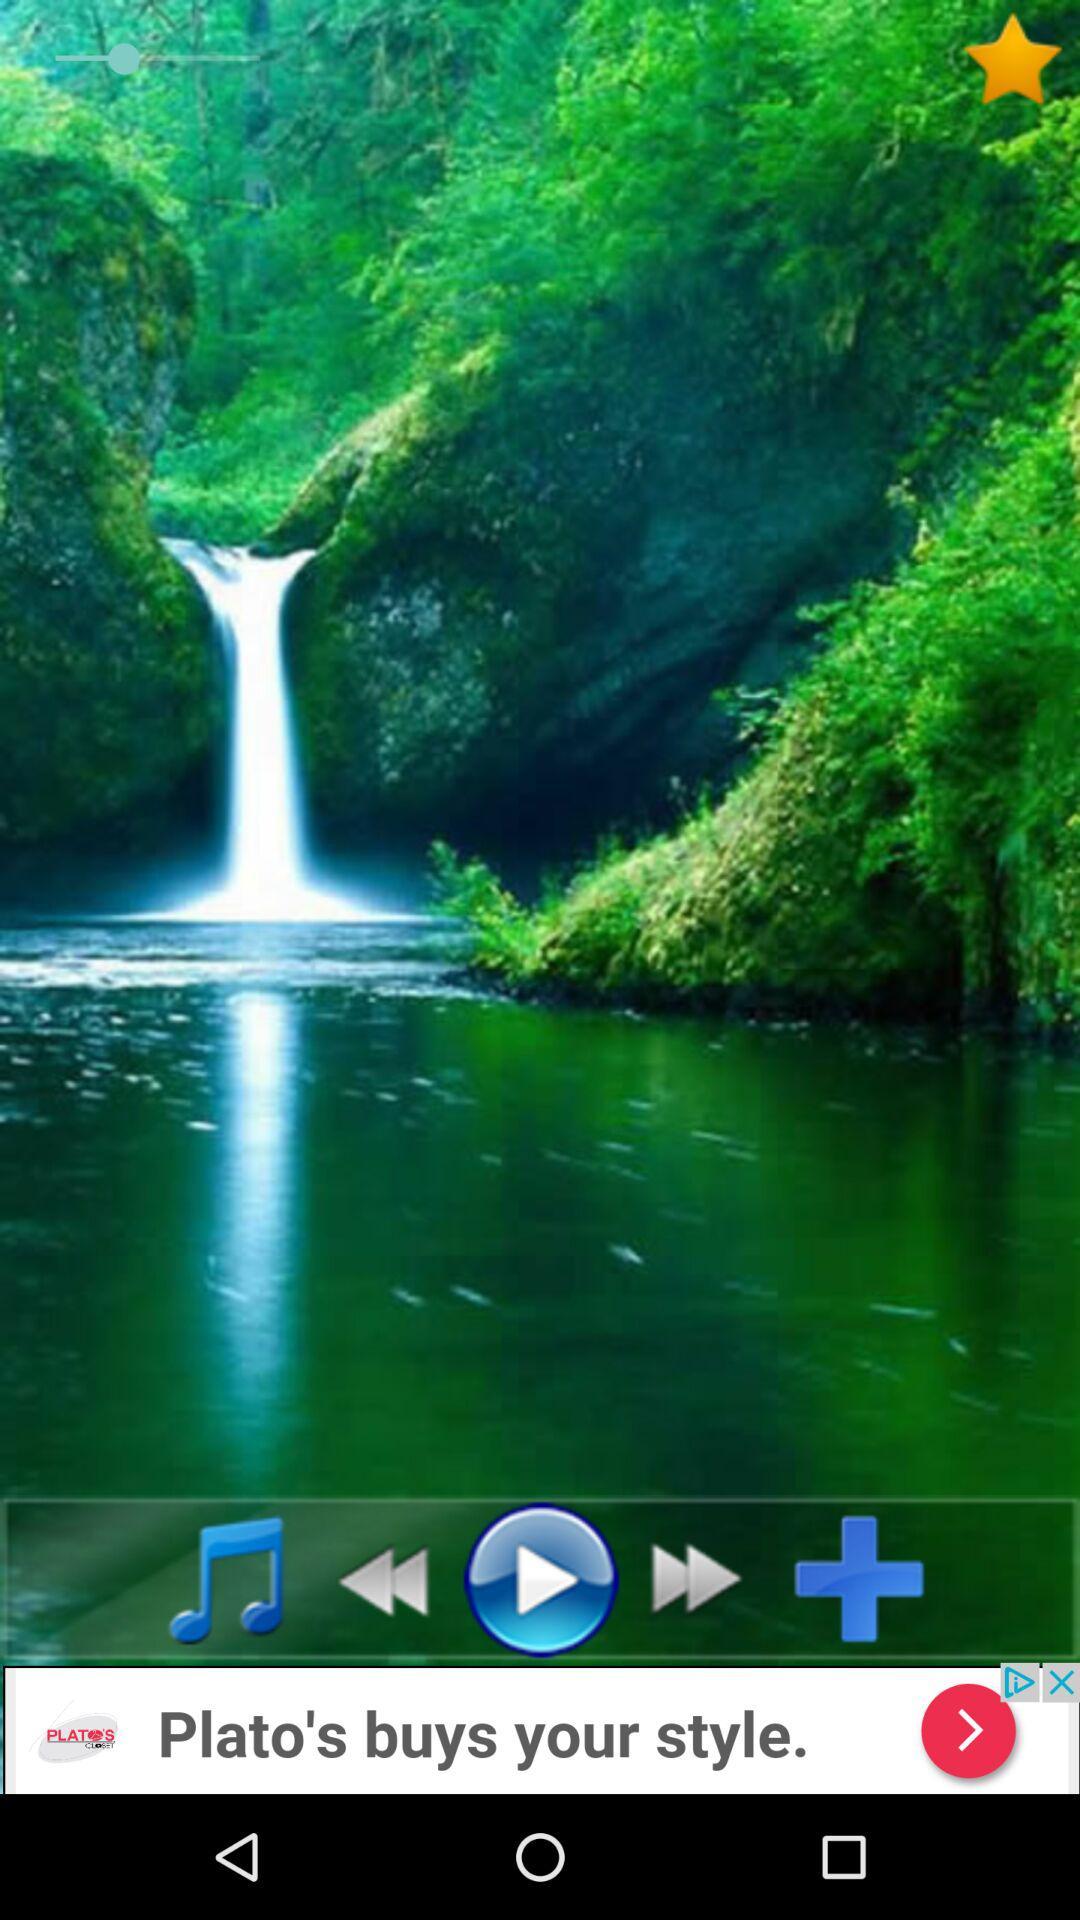  What do you see at coordinates (540, 1577) in the screenshot?
I see `the media` at bounding box center [540, 1577].